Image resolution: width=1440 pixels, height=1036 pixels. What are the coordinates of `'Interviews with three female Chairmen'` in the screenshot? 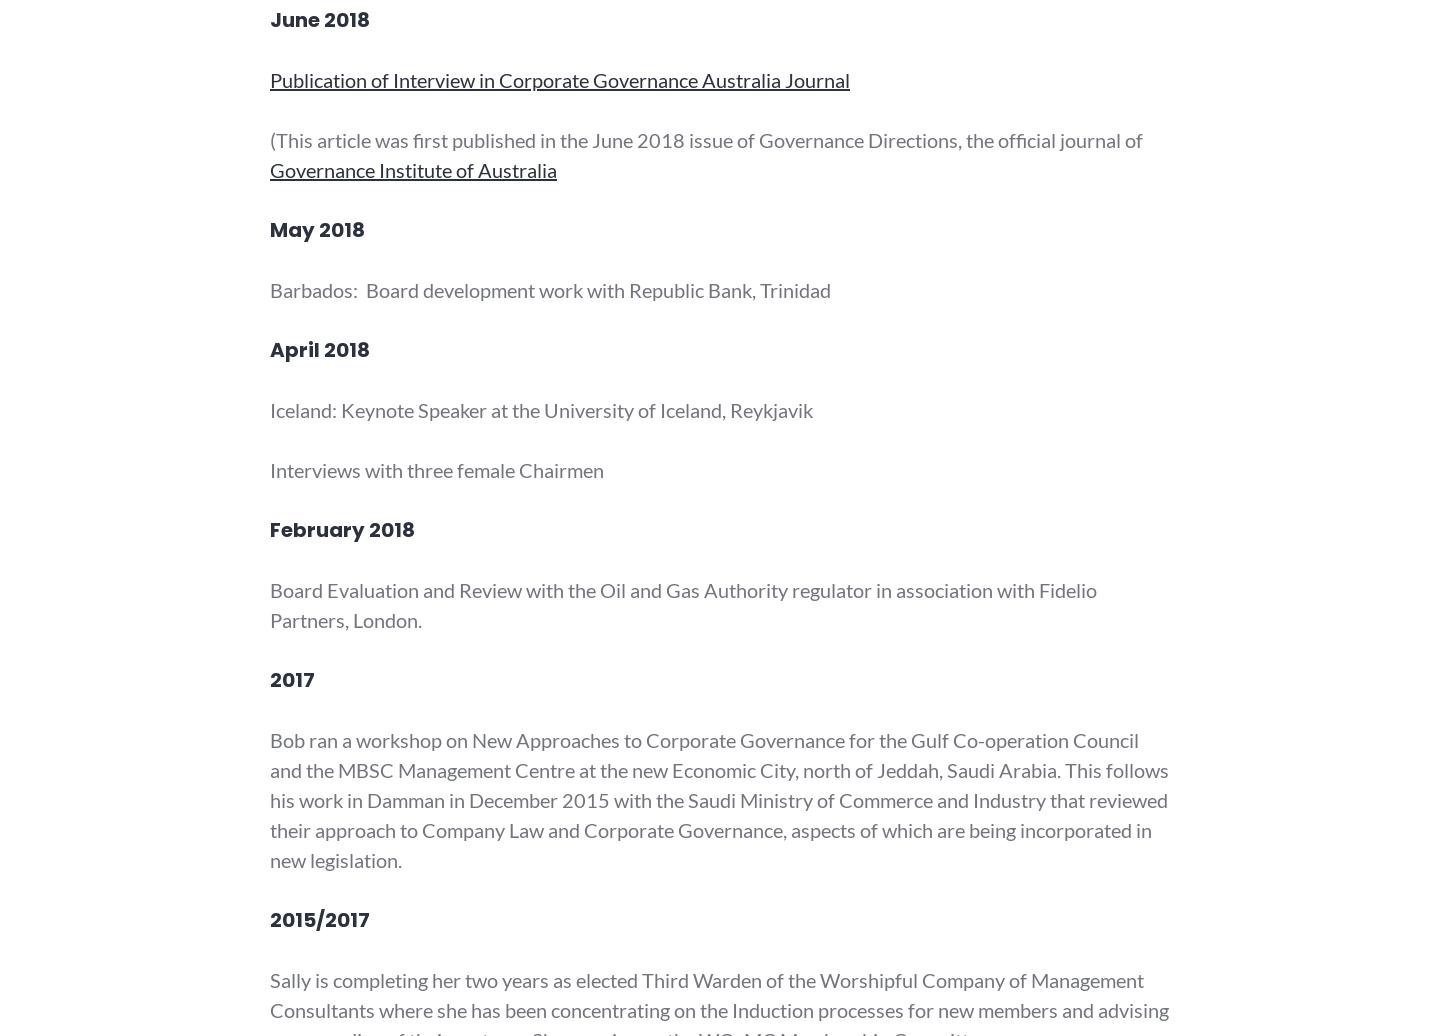 It's located at (437, 470).